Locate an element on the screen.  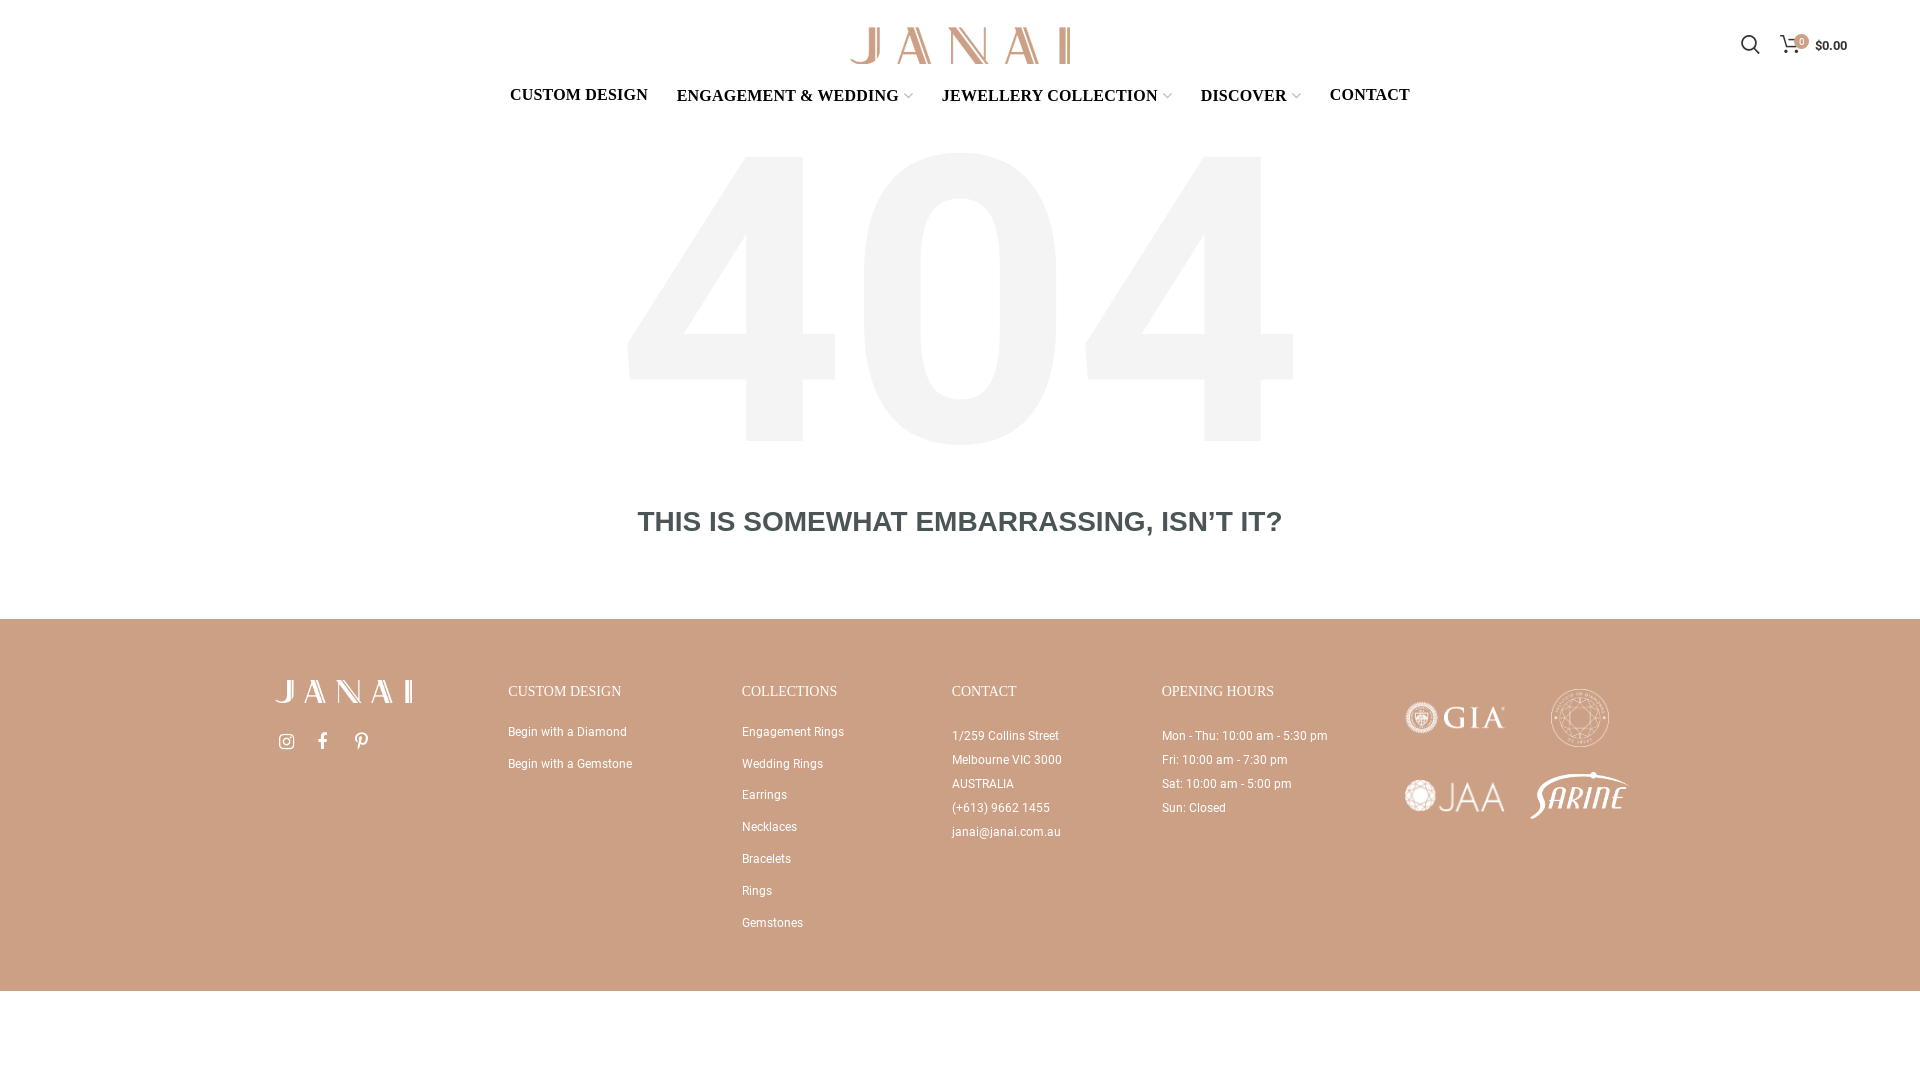
'Earrings' is located at coordinates (763, 793).